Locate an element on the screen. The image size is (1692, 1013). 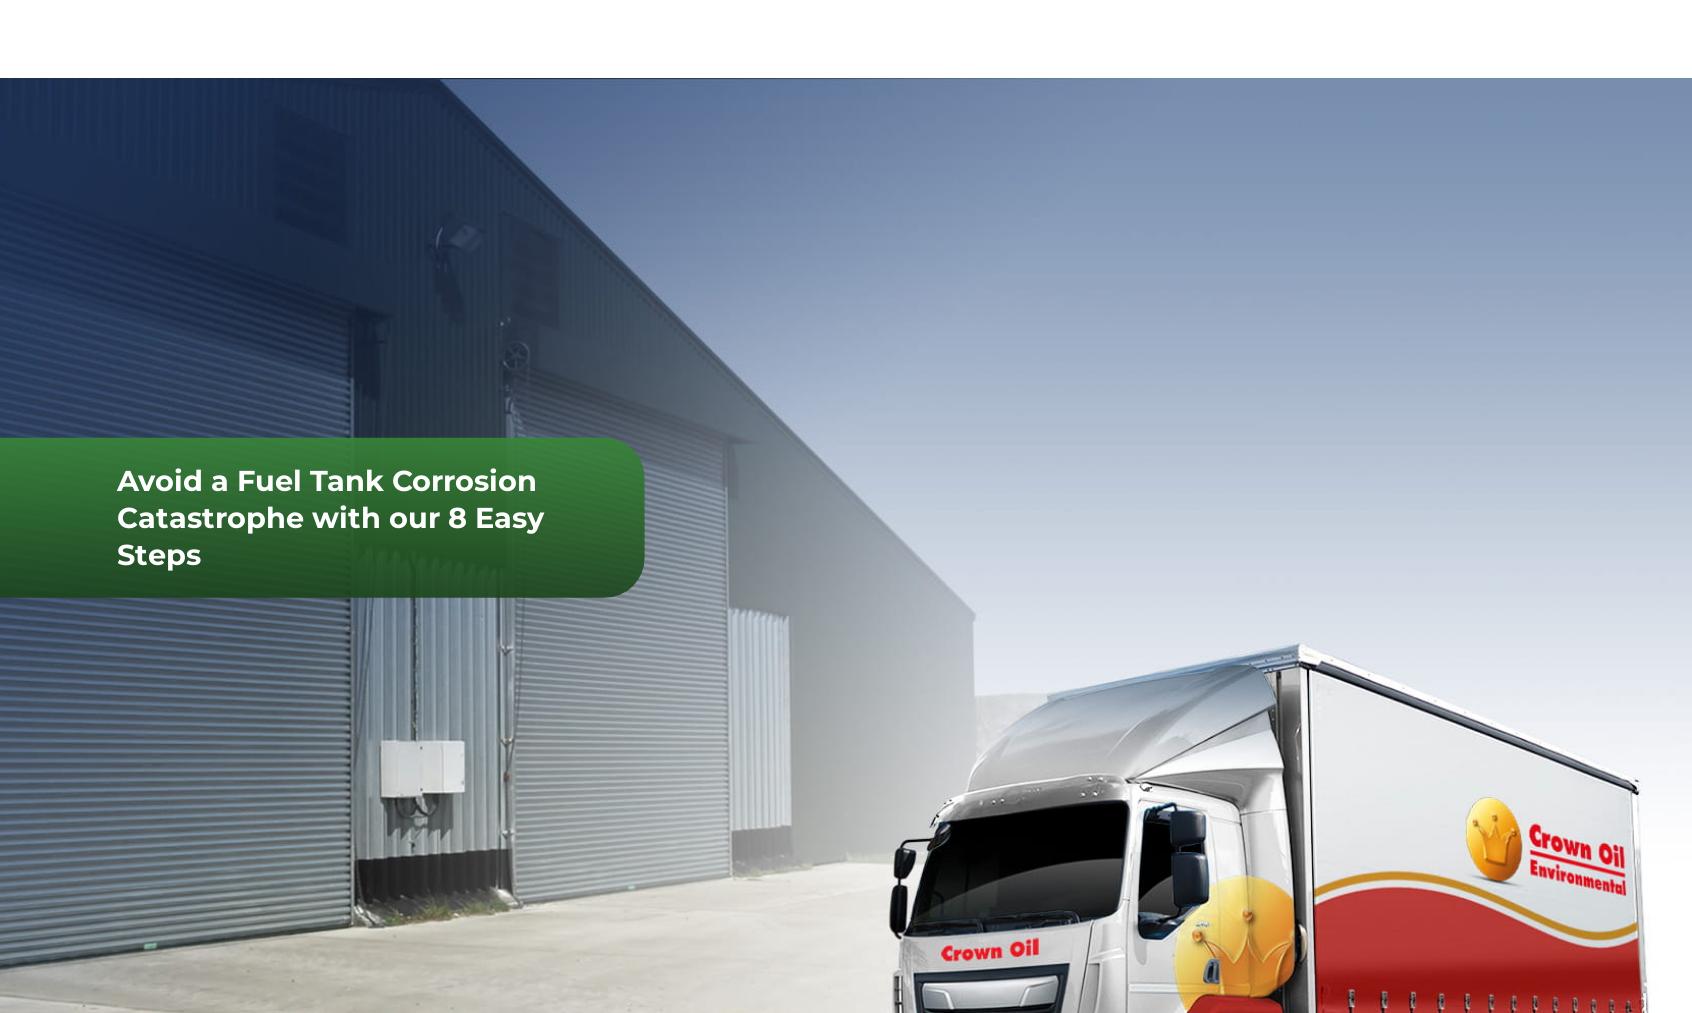
'Keep fuel tanks topped up' is located at coordinates (285, 603).